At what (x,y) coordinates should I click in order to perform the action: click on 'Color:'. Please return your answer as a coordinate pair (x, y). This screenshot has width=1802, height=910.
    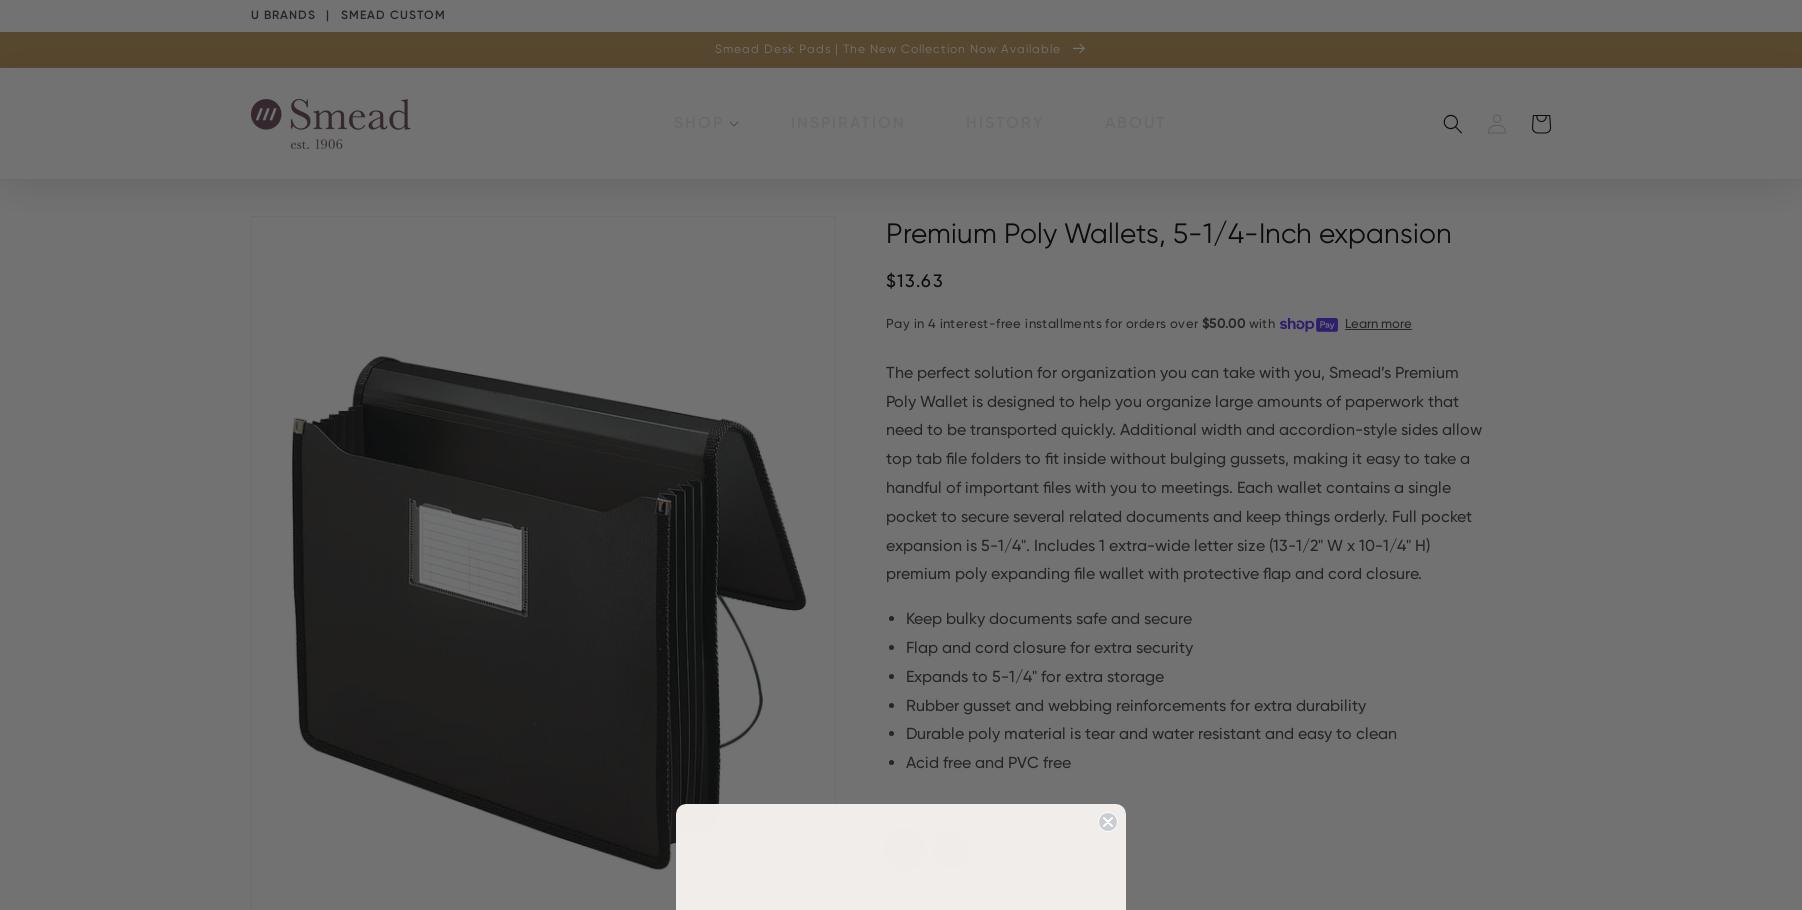
    Looking at the image, I should click on (905, 811).